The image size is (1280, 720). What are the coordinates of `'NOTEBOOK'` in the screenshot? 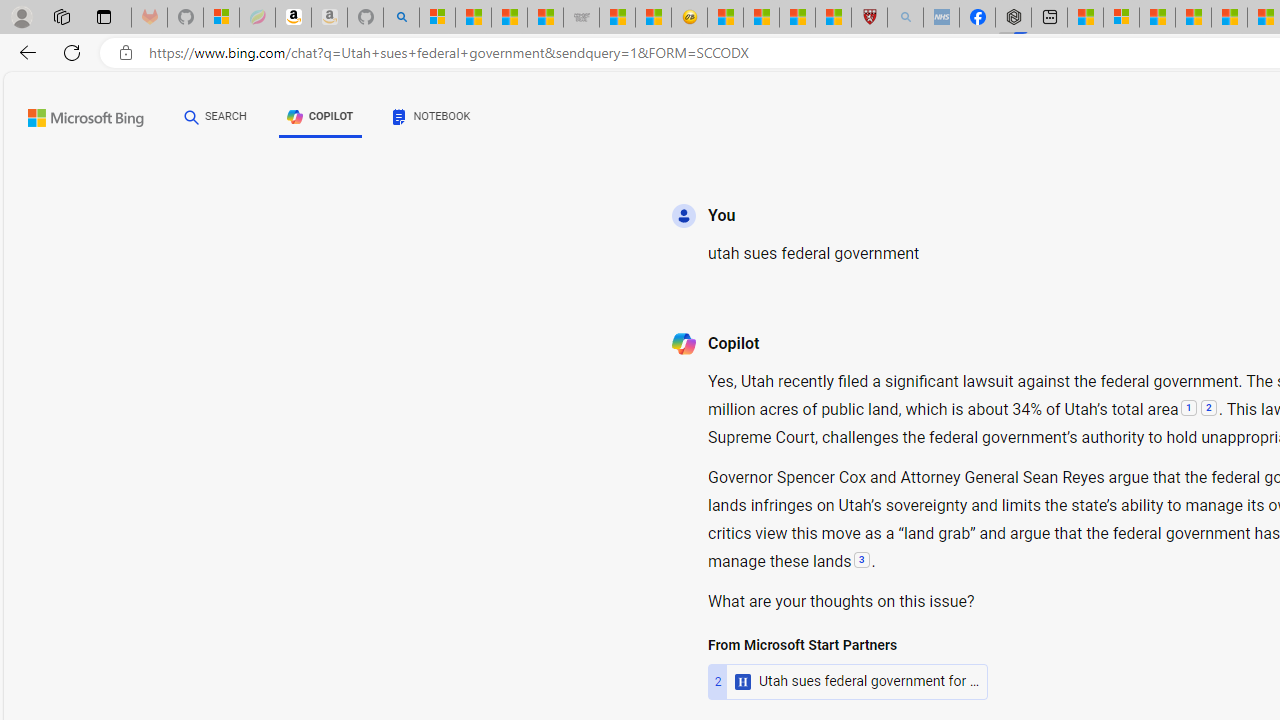 It's located at (431, 120).